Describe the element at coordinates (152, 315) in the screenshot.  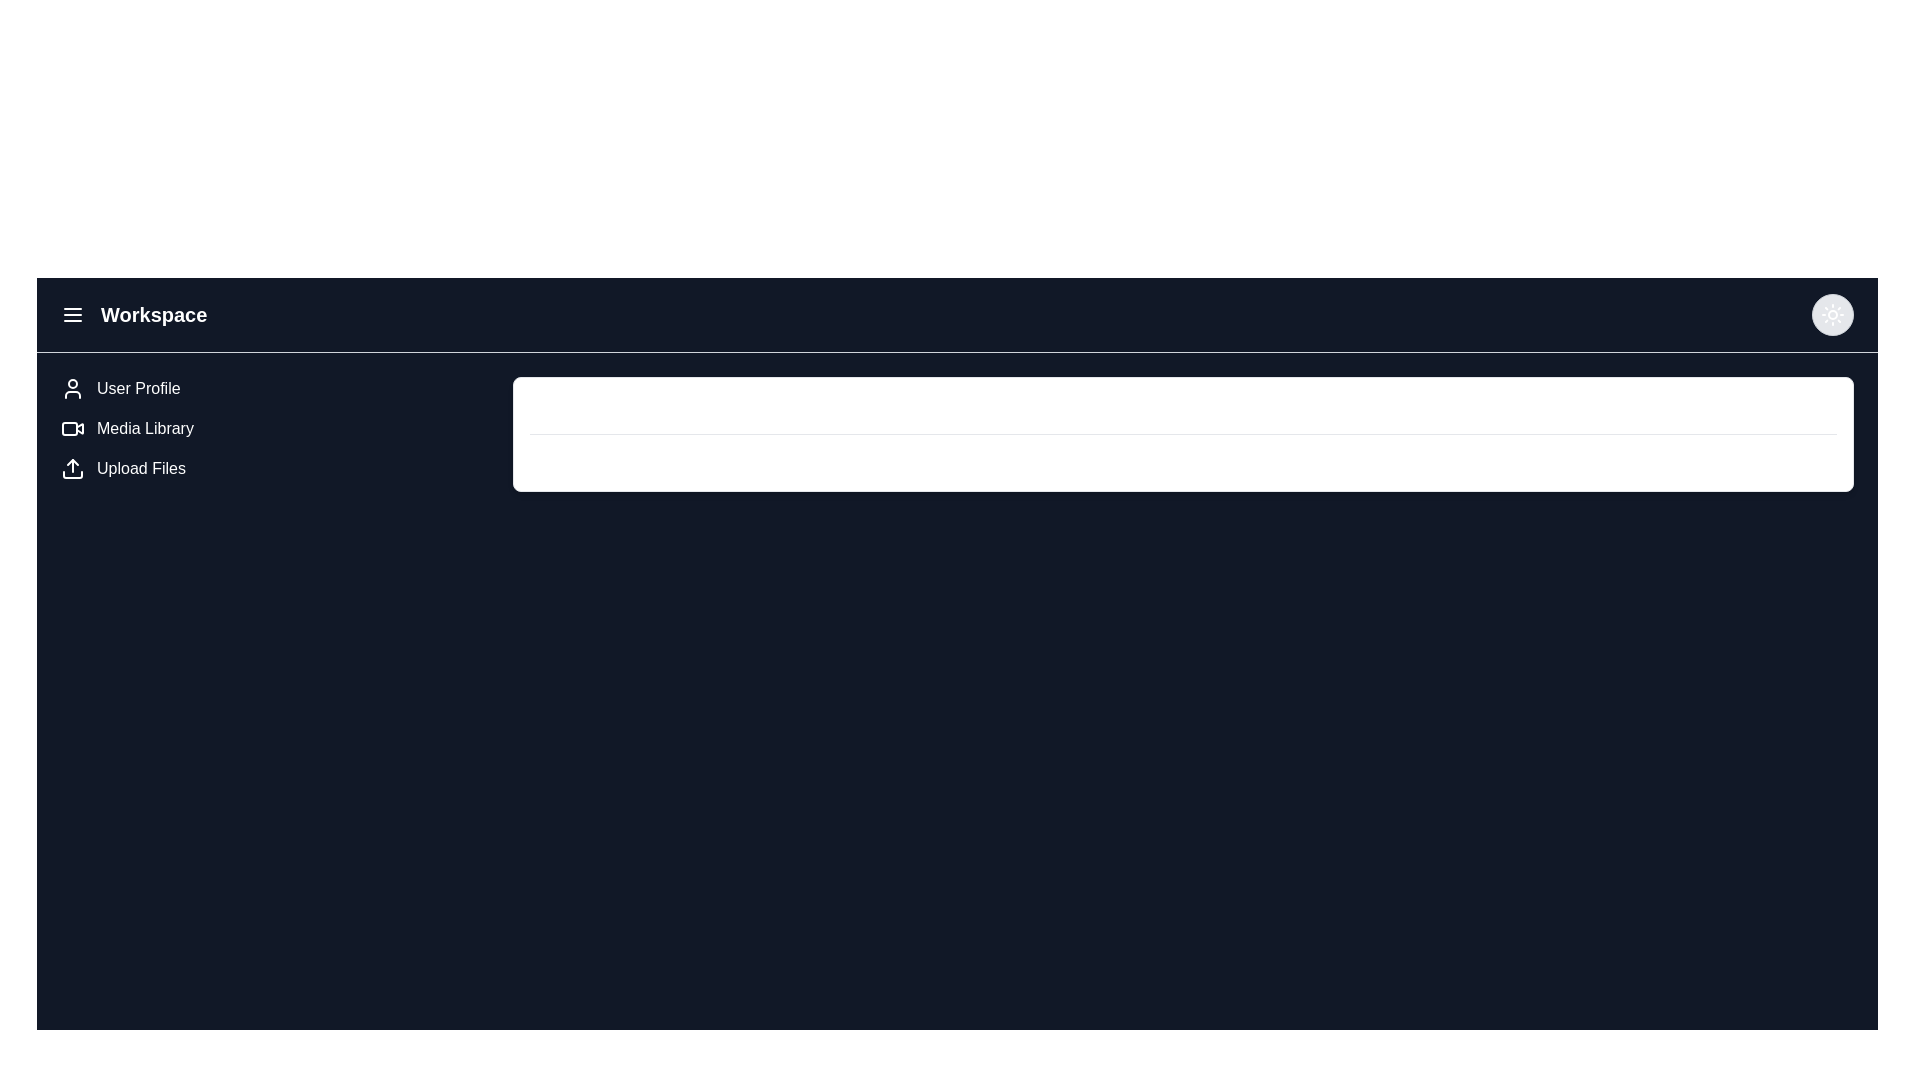
I see `the Text label in the header section that indicates the name of the current section or workspace area within the application` at that location.